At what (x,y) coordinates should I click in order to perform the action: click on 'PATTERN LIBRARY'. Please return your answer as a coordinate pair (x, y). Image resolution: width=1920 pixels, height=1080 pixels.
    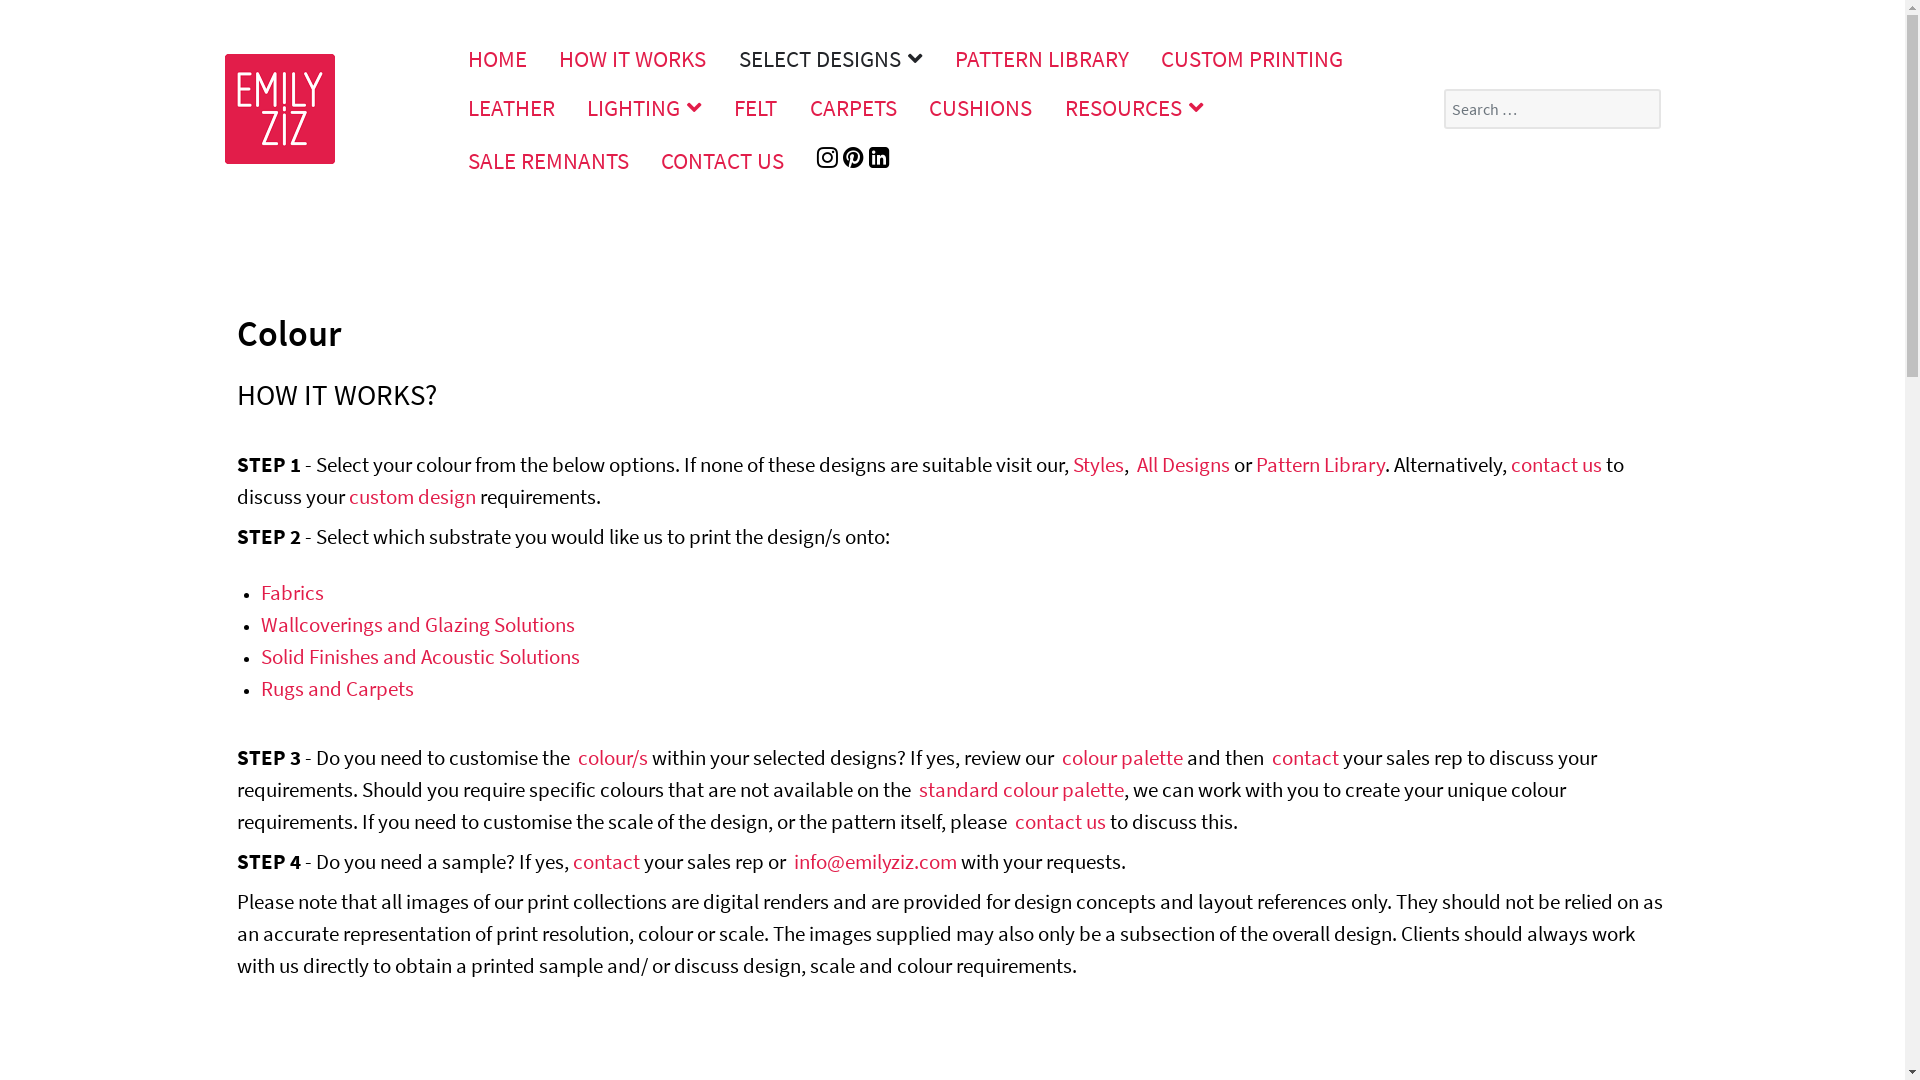
    Looking at the image, I should click on (1040, 57).